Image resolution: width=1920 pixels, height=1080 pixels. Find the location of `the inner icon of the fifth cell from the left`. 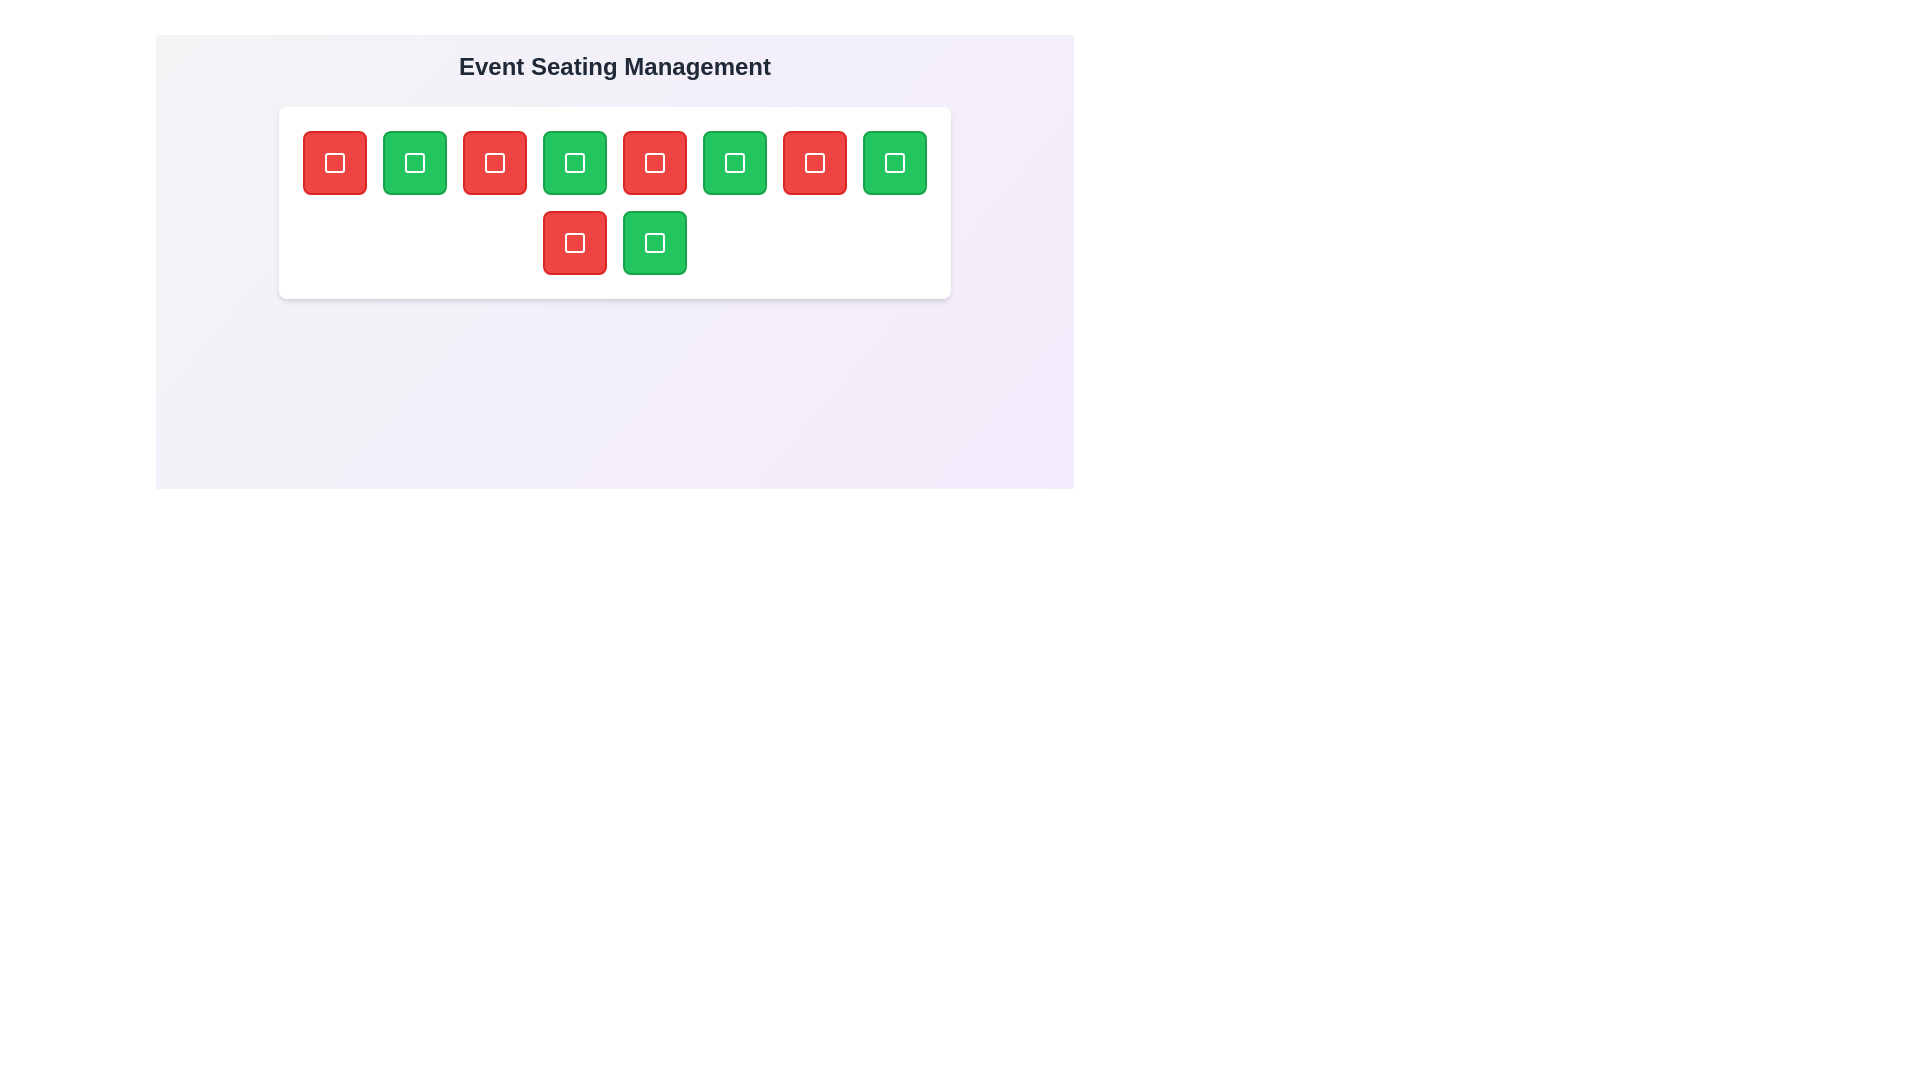

the inner icon of the fifth cell from the left is located at coordinates (815, 161).